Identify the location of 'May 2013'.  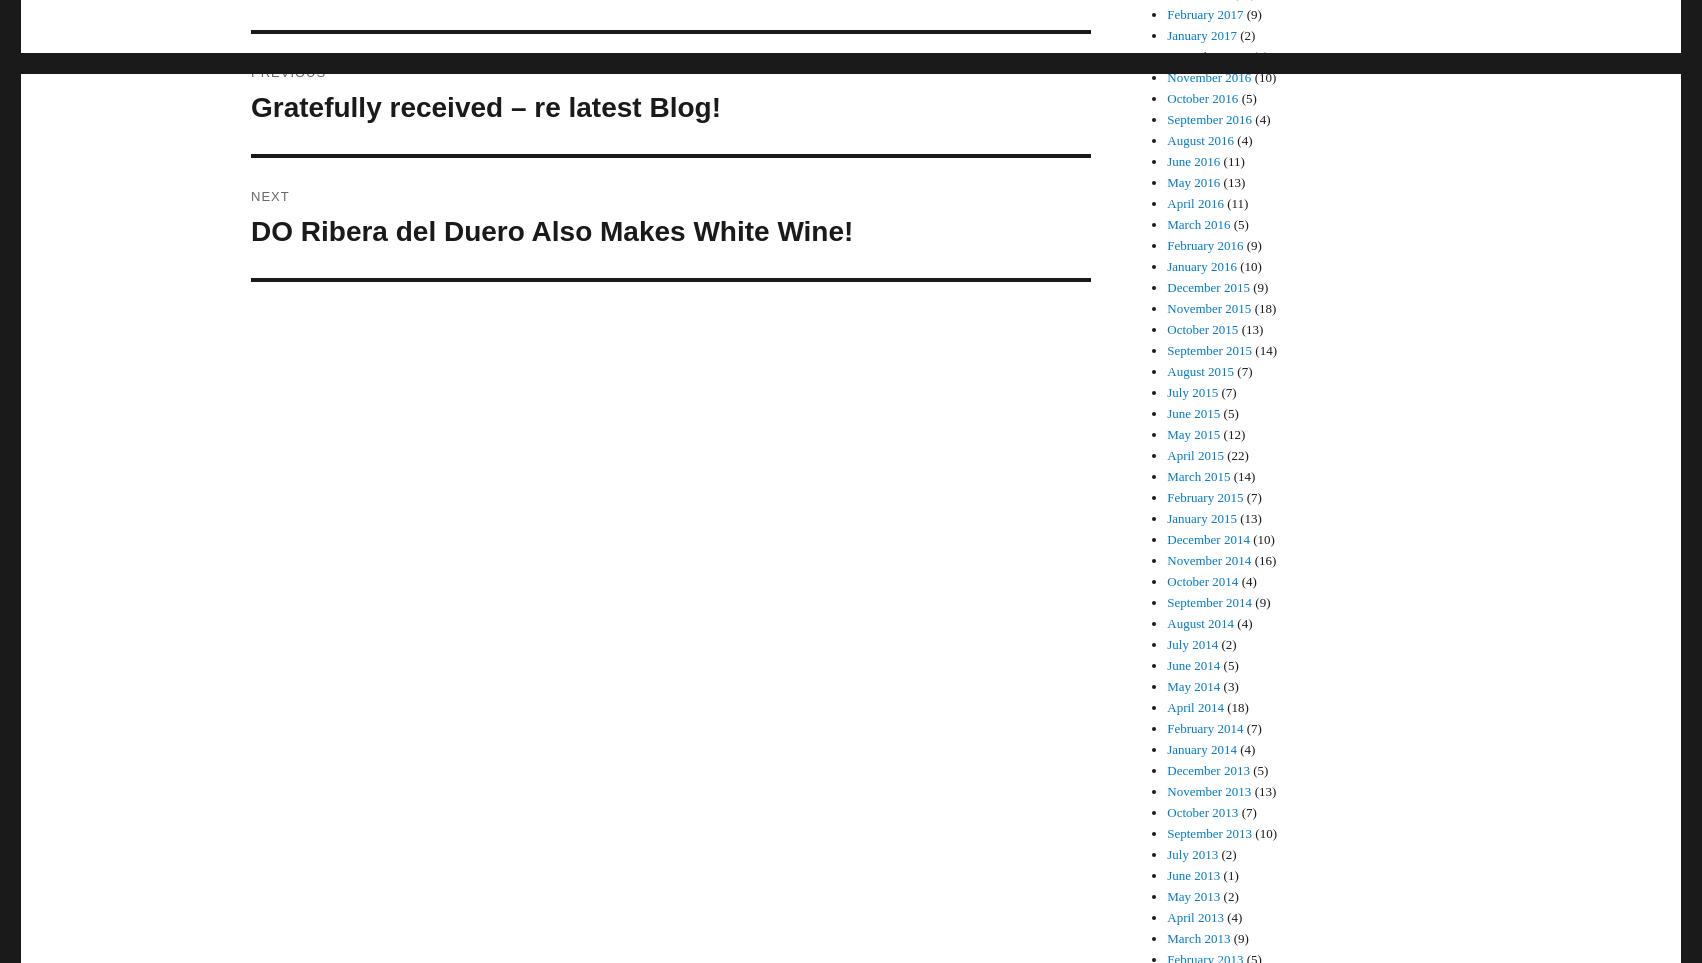
(1193, 895).